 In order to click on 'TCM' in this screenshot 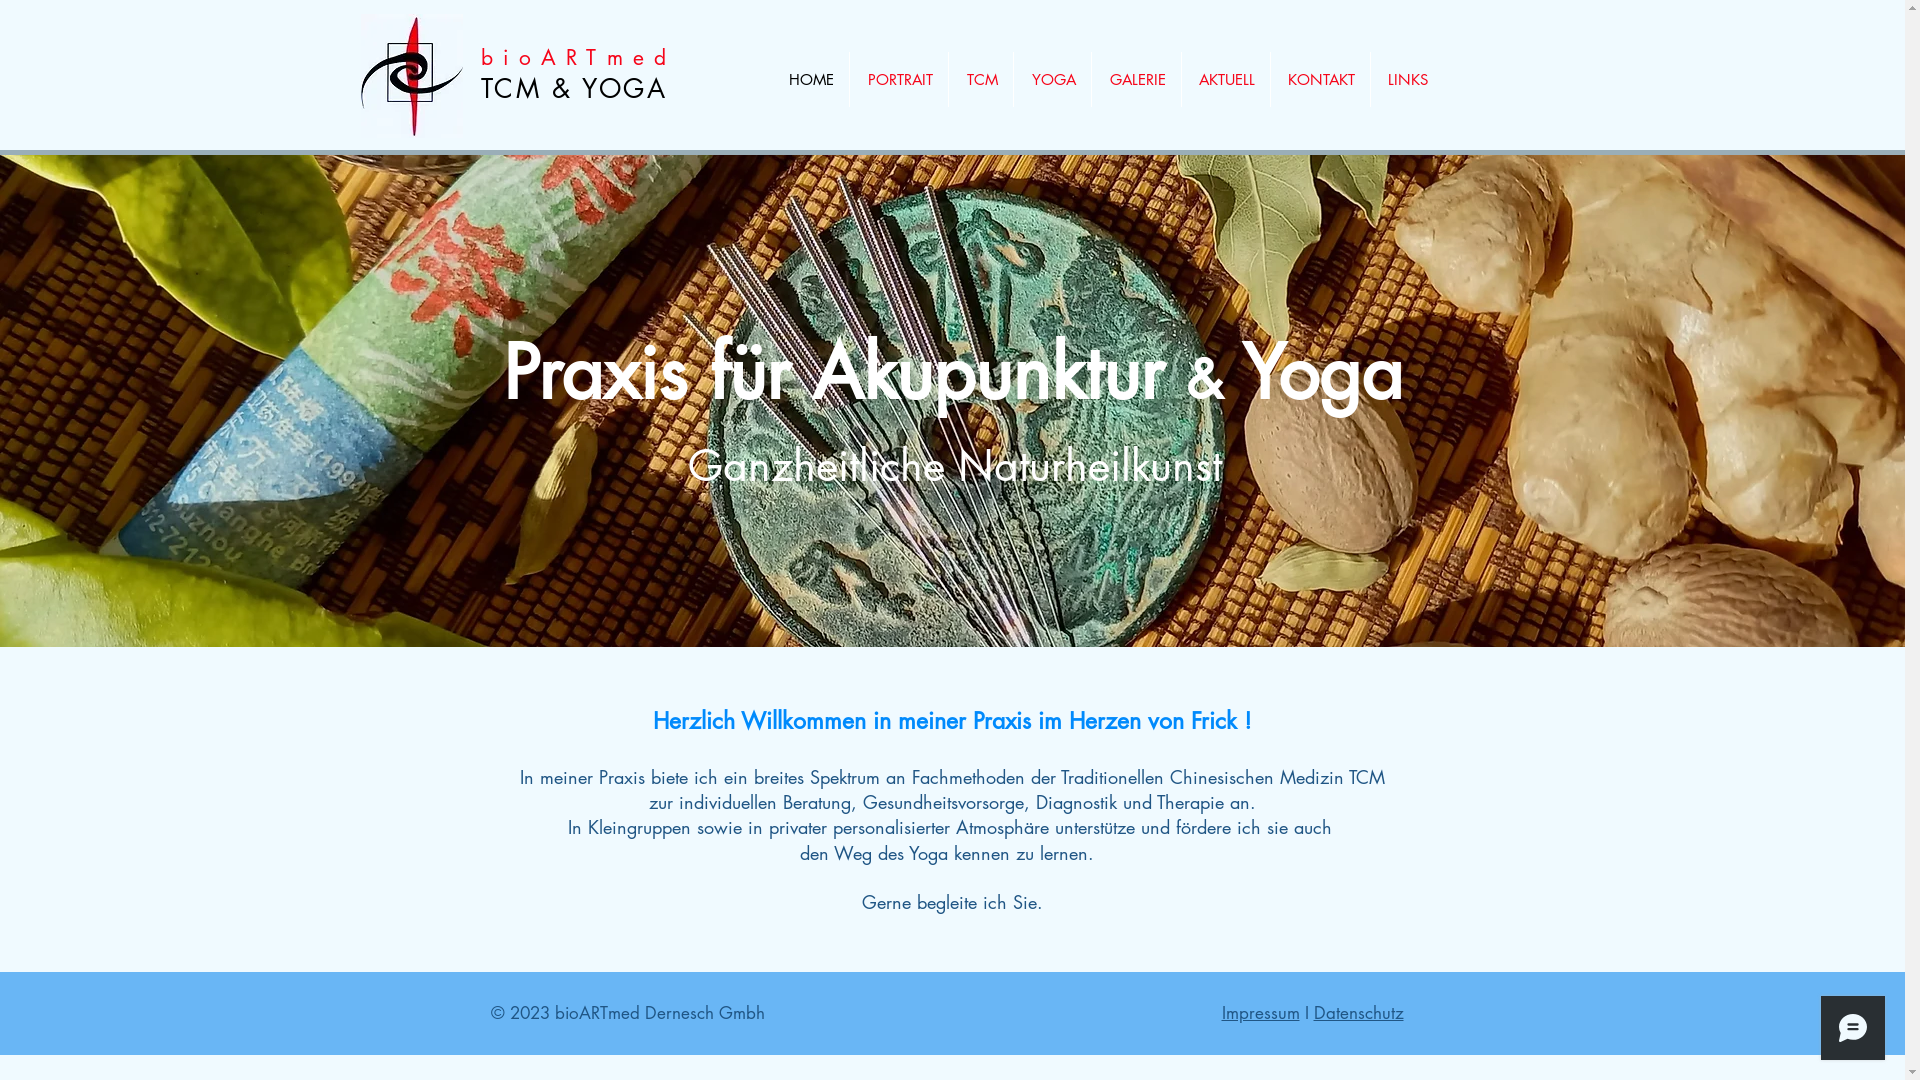, I will do `click(979, 78)`.